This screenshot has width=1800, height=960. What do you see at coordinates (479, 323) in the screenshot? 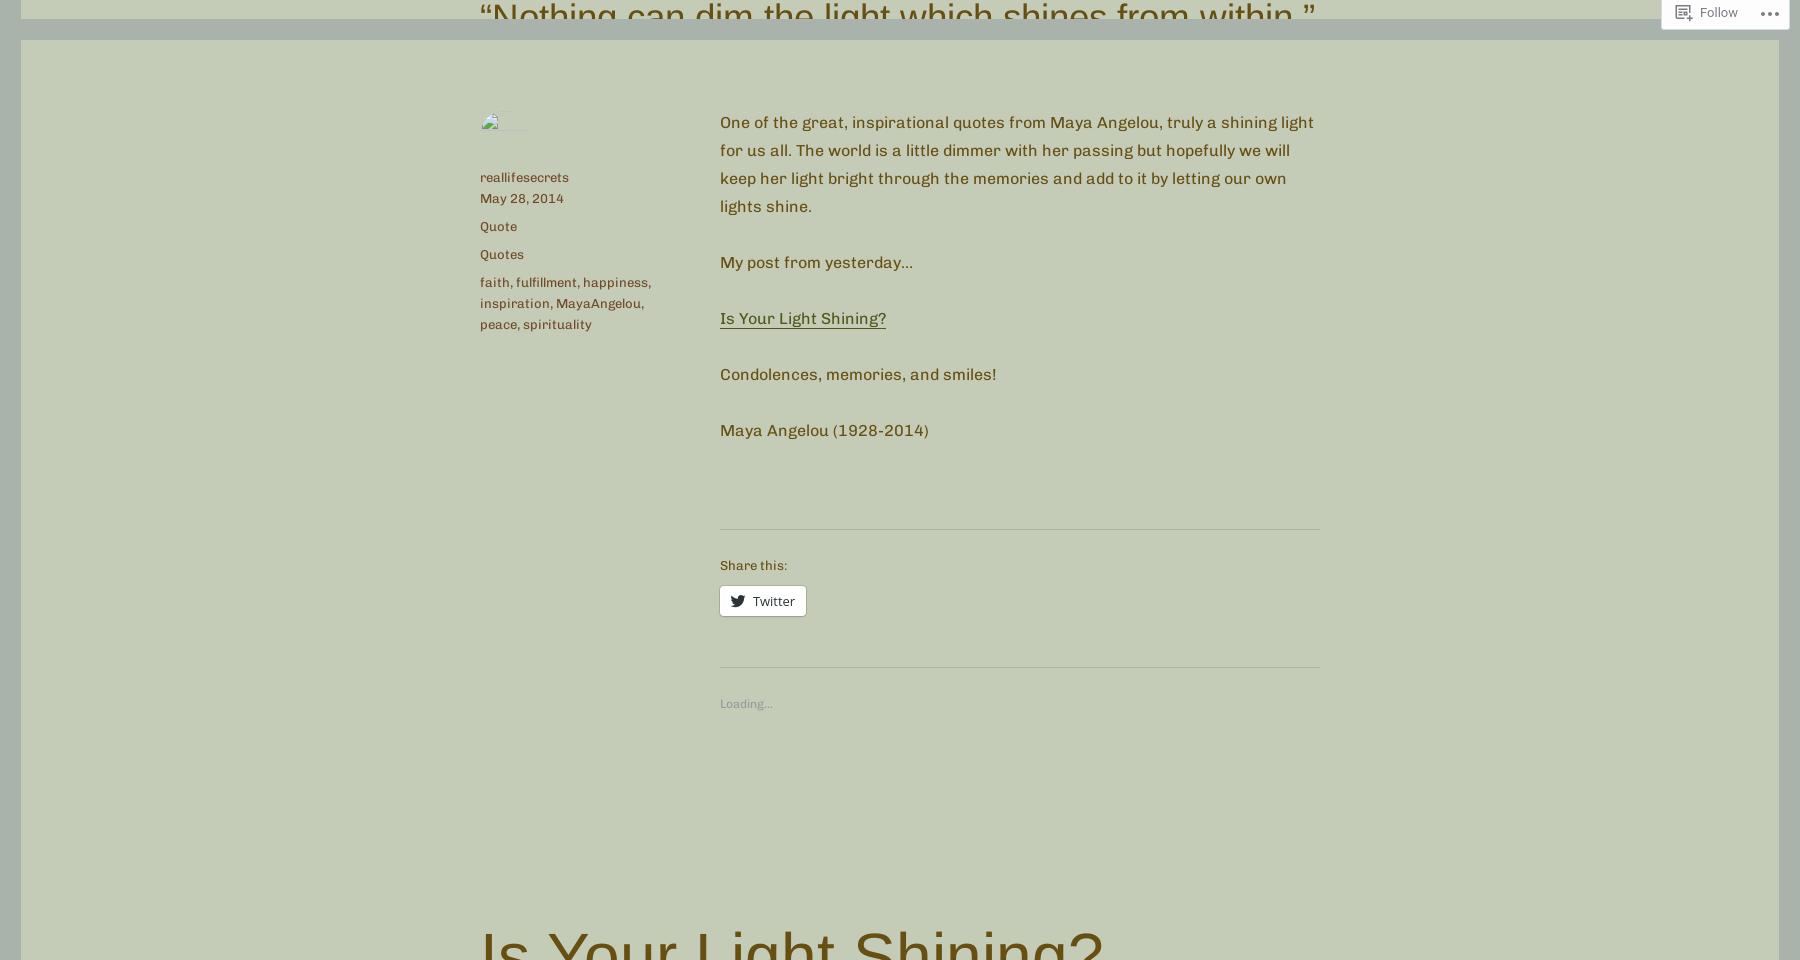
I see `'peace'` at bounding box center [479, 323].